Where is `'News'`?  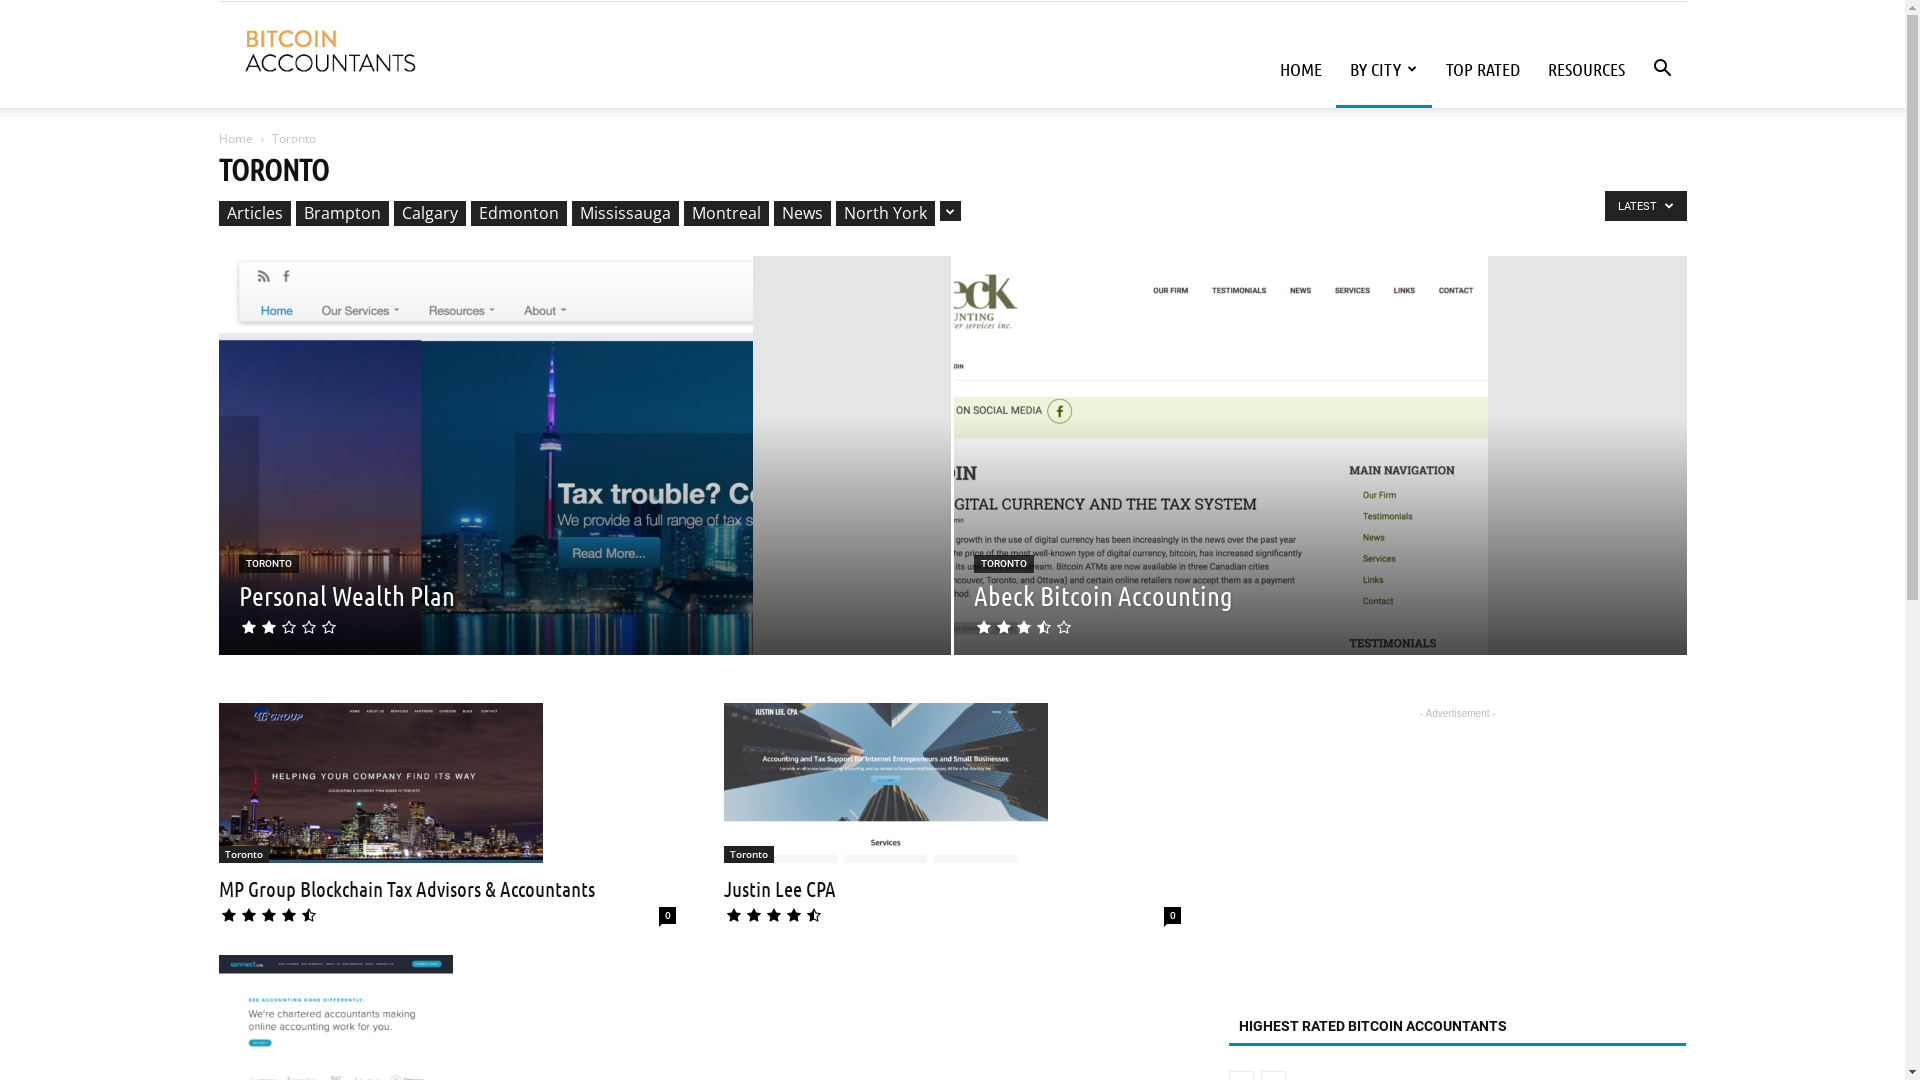
'News' is located at coordinates (802, 213).